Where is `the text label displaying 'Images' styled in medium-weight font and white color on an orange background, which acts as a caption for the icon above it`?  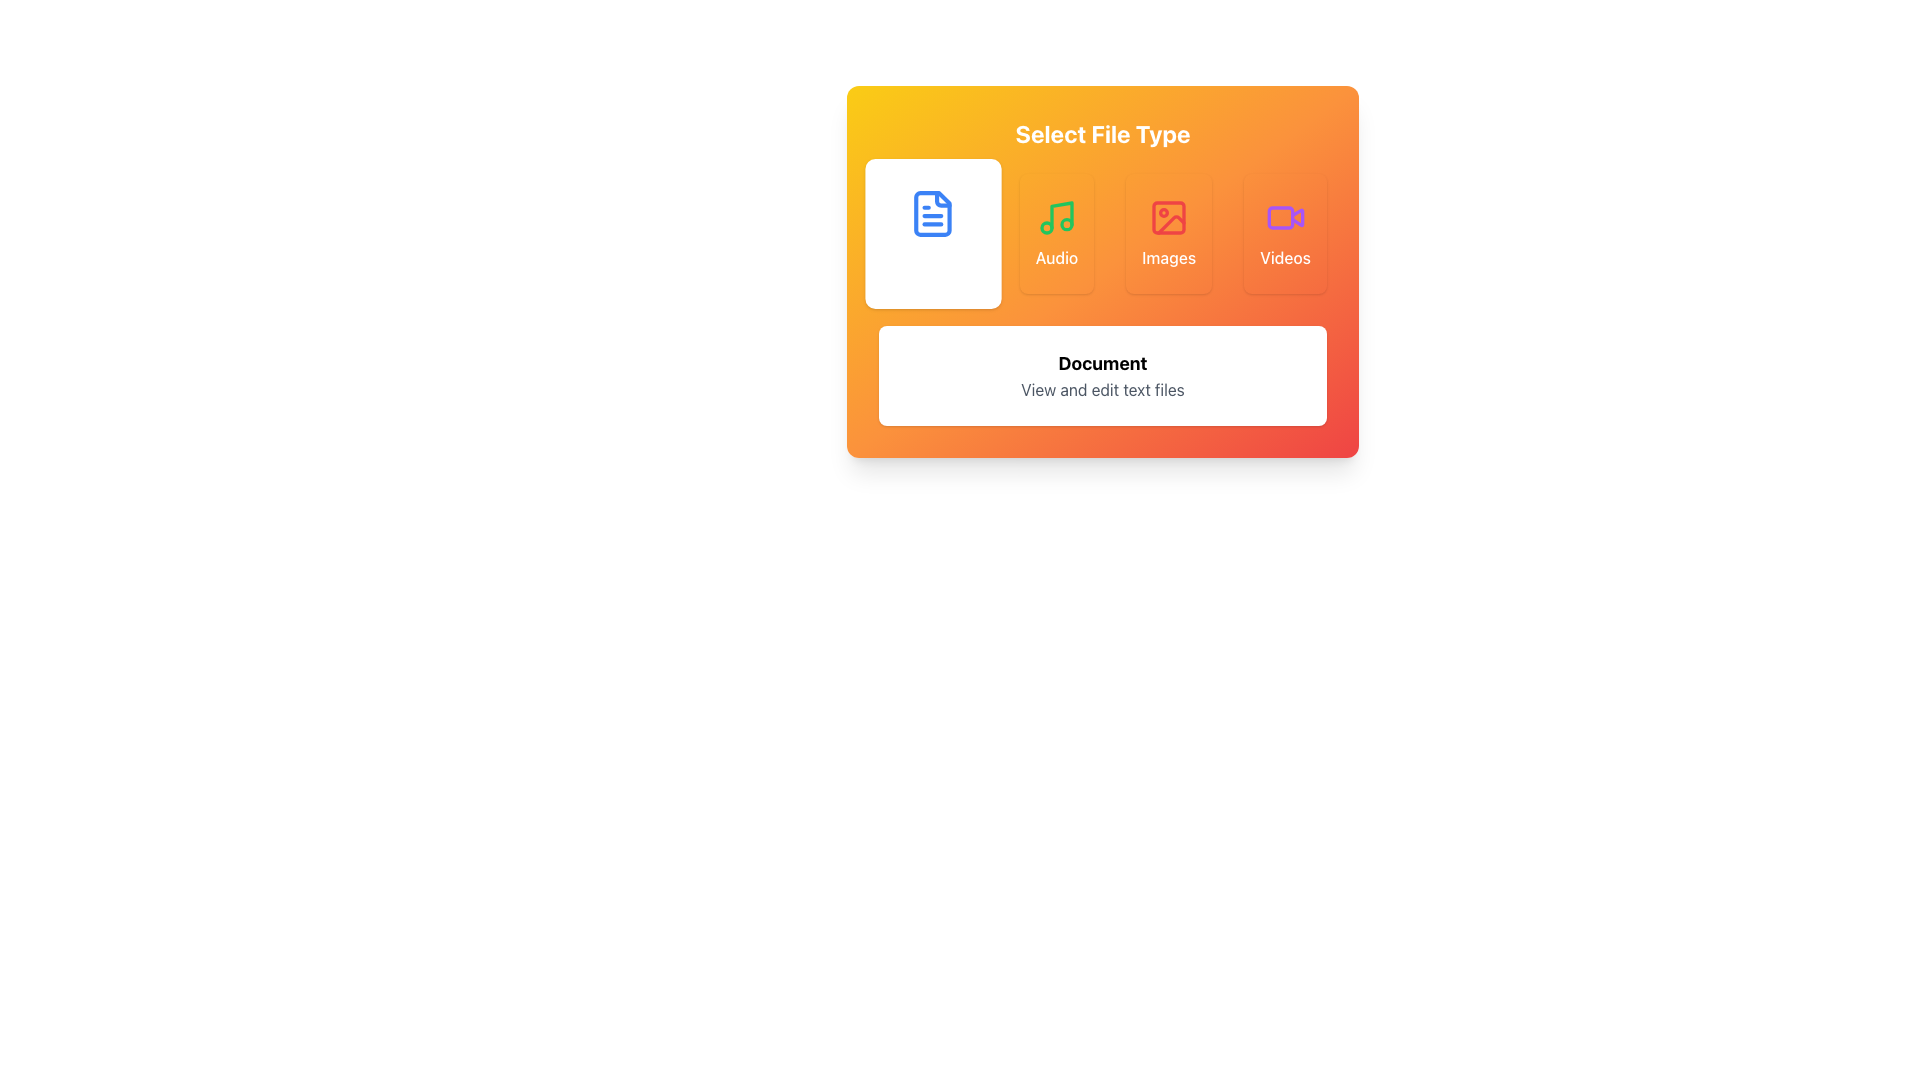 the text label displaying 'Images' styled in medium-weight font and white color on an orange background, which acts as a caption for the icon above it is located at coordinates (1169, 257).